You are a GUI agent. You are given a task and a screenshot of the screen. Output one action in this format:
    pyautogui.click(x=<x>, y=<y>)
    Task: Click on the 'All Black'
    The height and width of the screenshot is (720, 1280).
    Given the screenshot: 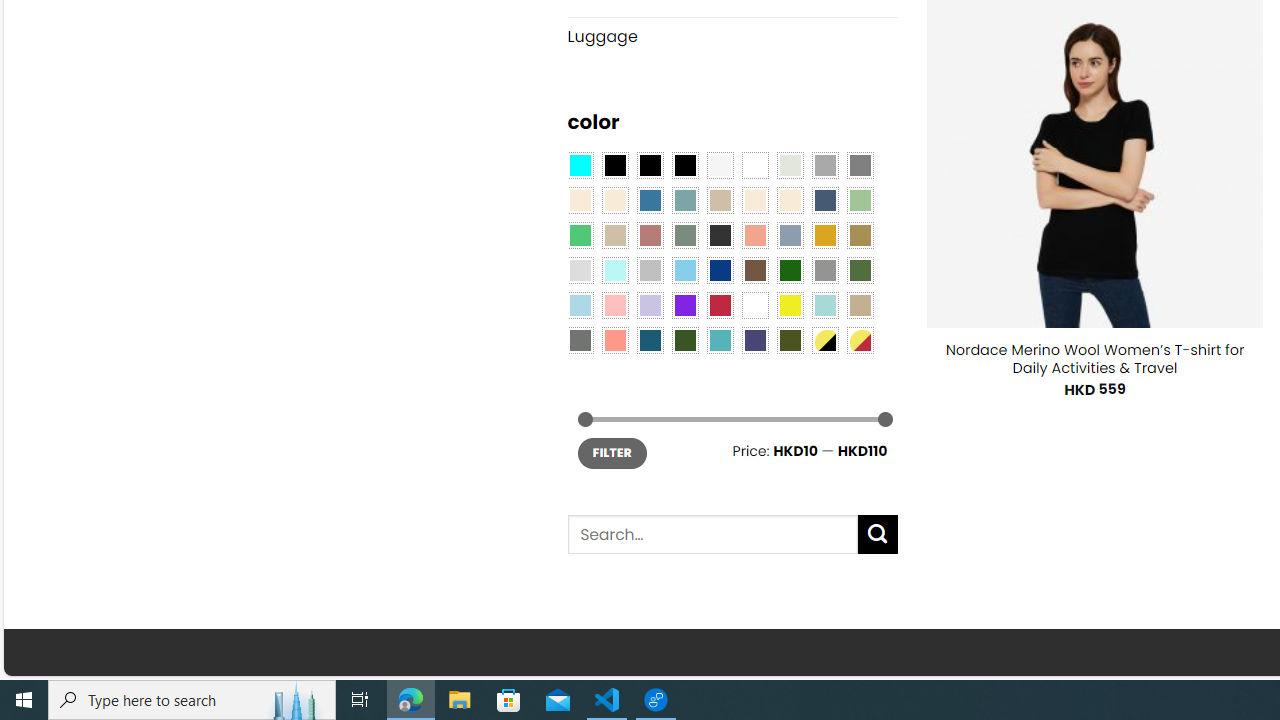 What is the action you would take?
    pyautogui.click(x=614, y=163)
    